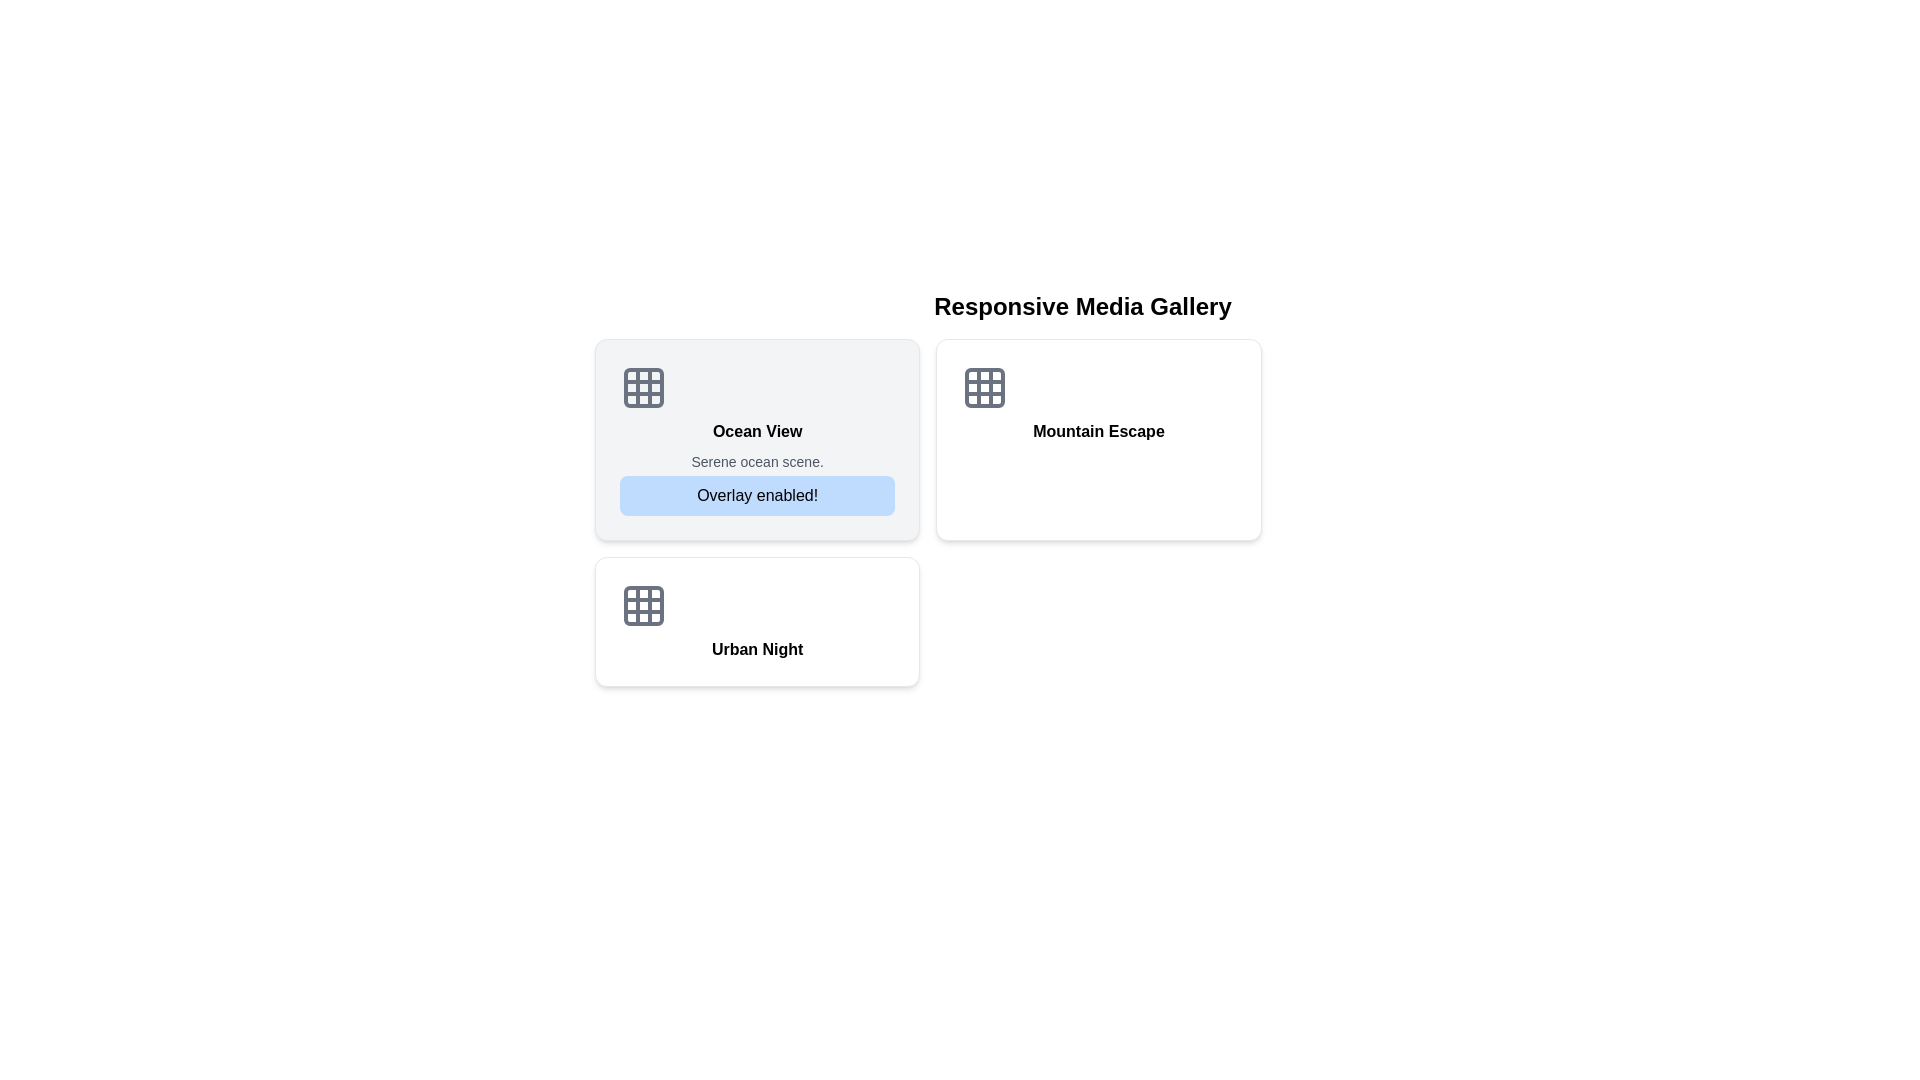 Image resolution: width=1920 pixels, height=1080 pixels. I want to click on the small square icon with rounded corners located in the center of the 3x3 grid within the 'Urban Night' section in the lower-left area of the interface, so click(643, 604).